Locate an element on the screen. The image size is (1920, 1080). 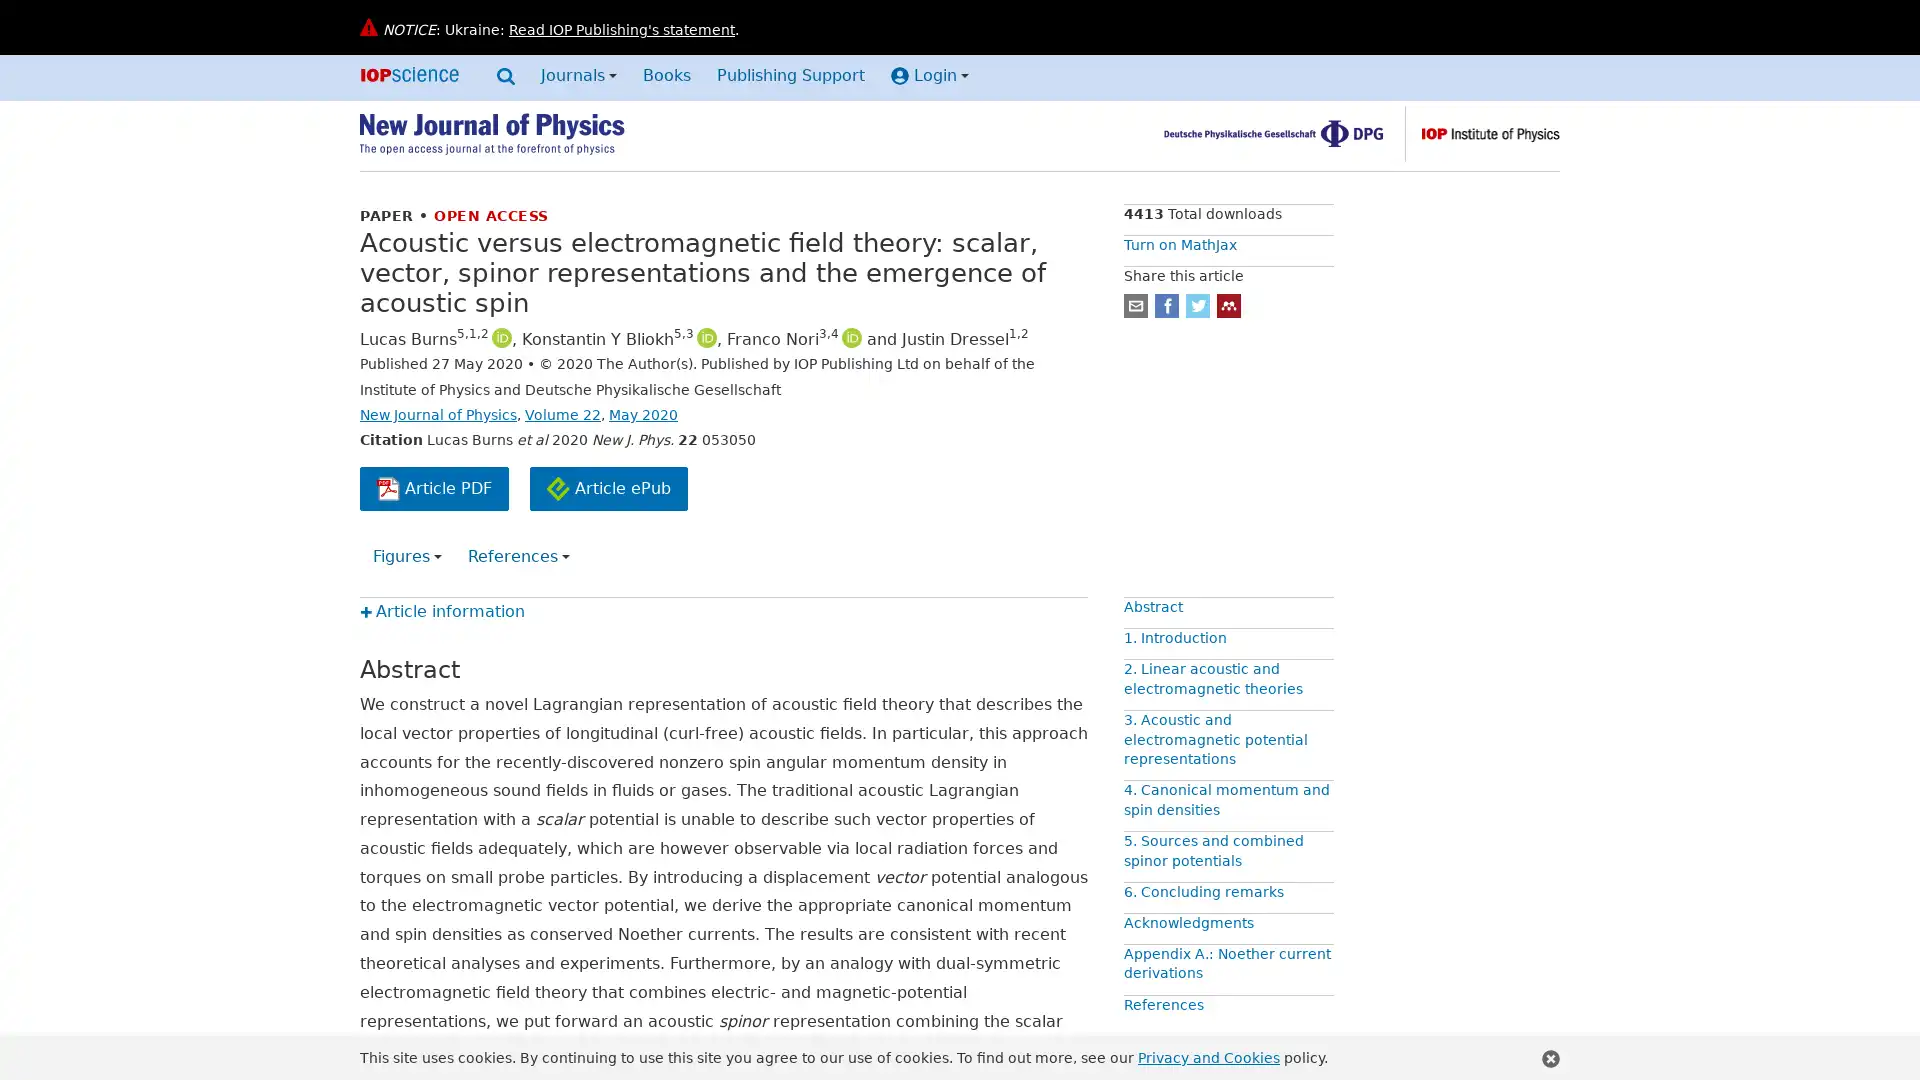
Search is located at coordinates (505, 79).